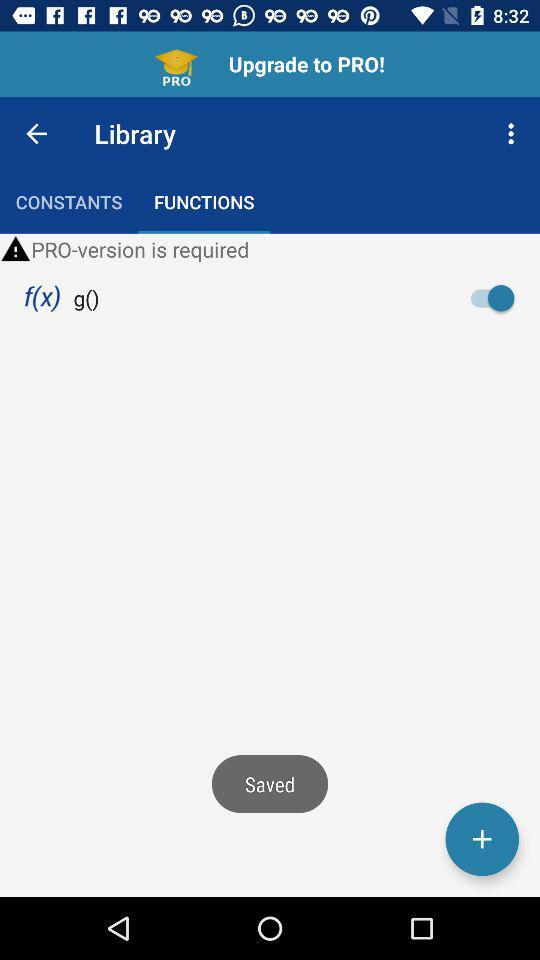 This screenshot has width=540, height=960. I want to click on the item next to library icon, so click(36, 132).